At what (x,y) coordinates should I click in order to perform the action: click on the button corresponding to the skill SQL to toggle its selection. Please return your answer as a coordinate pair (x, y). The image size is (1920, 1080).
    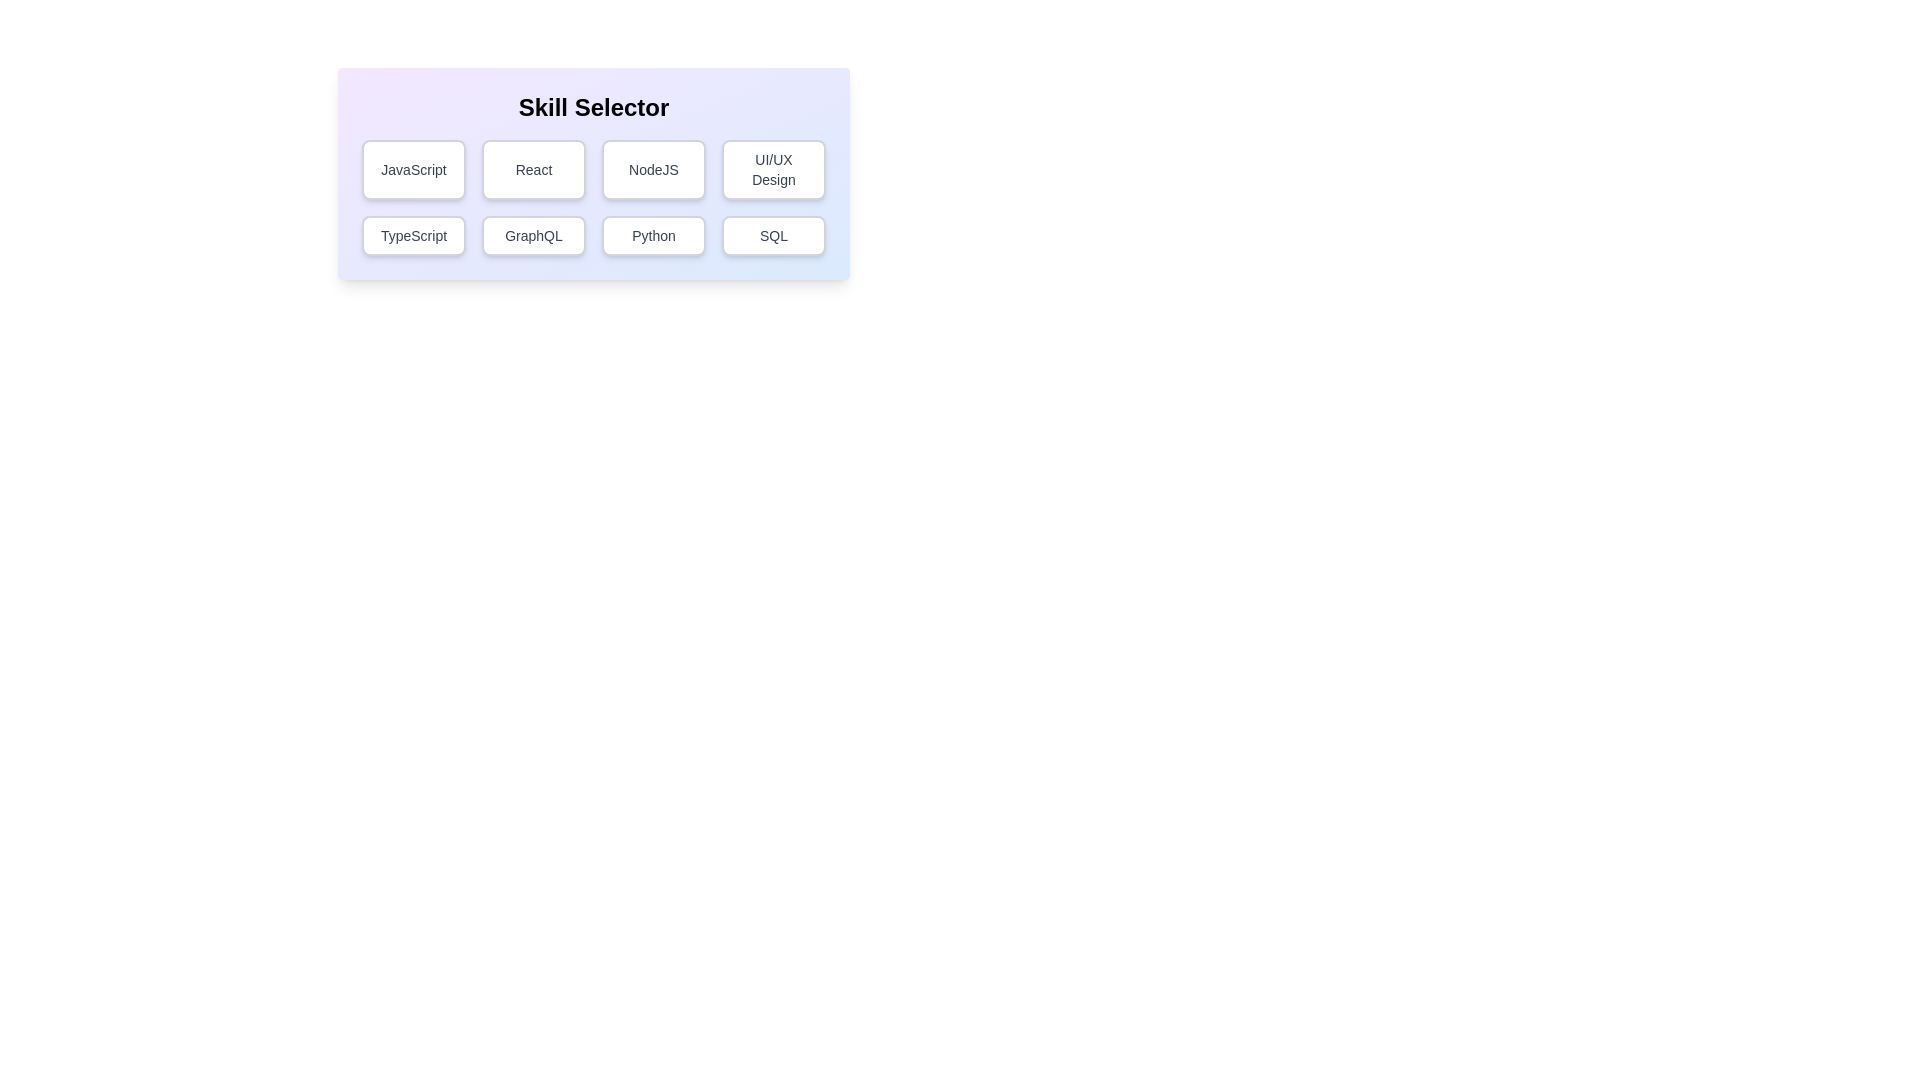
    Looking at the image, I should click on (772, 234).